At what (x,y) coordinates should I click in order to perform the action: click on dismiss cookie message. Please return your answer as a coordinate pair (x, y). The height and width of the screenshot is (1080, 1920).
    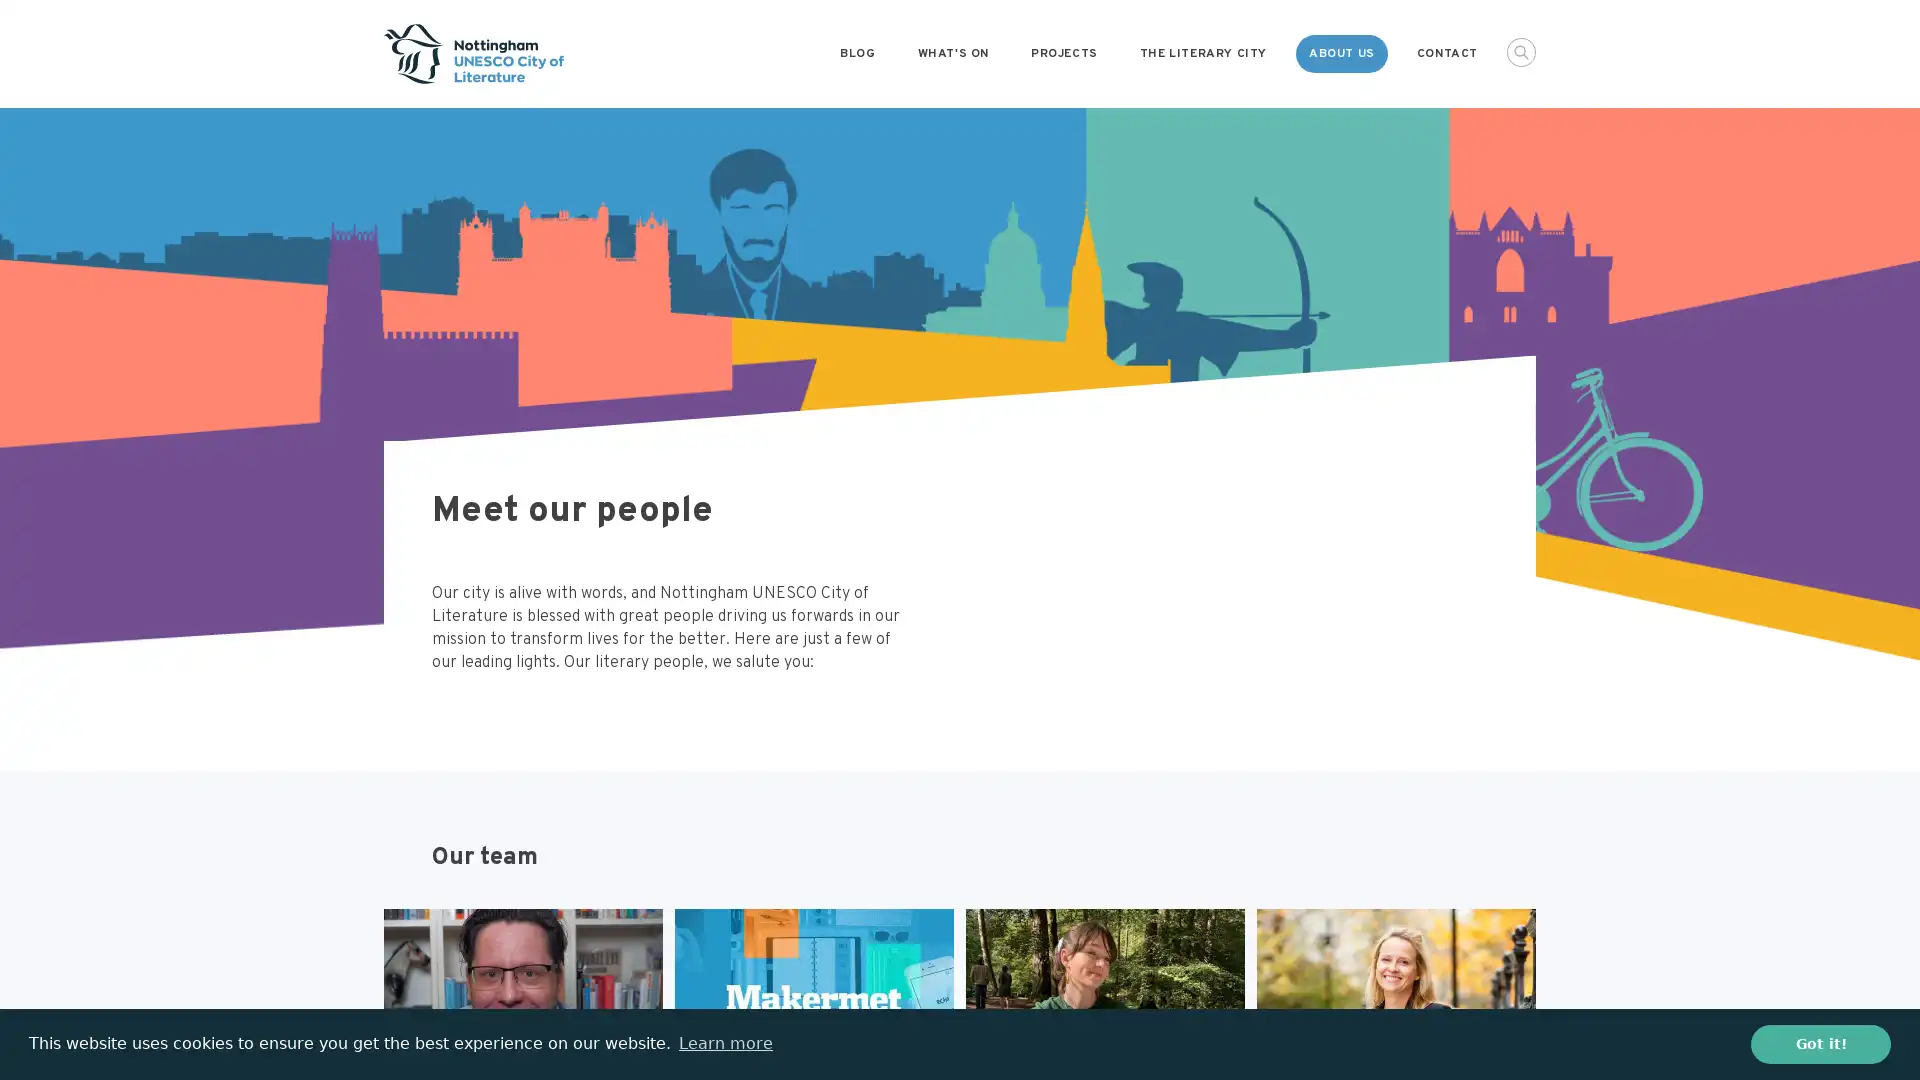
    Looking at the image, I should click on (1820, 1043).